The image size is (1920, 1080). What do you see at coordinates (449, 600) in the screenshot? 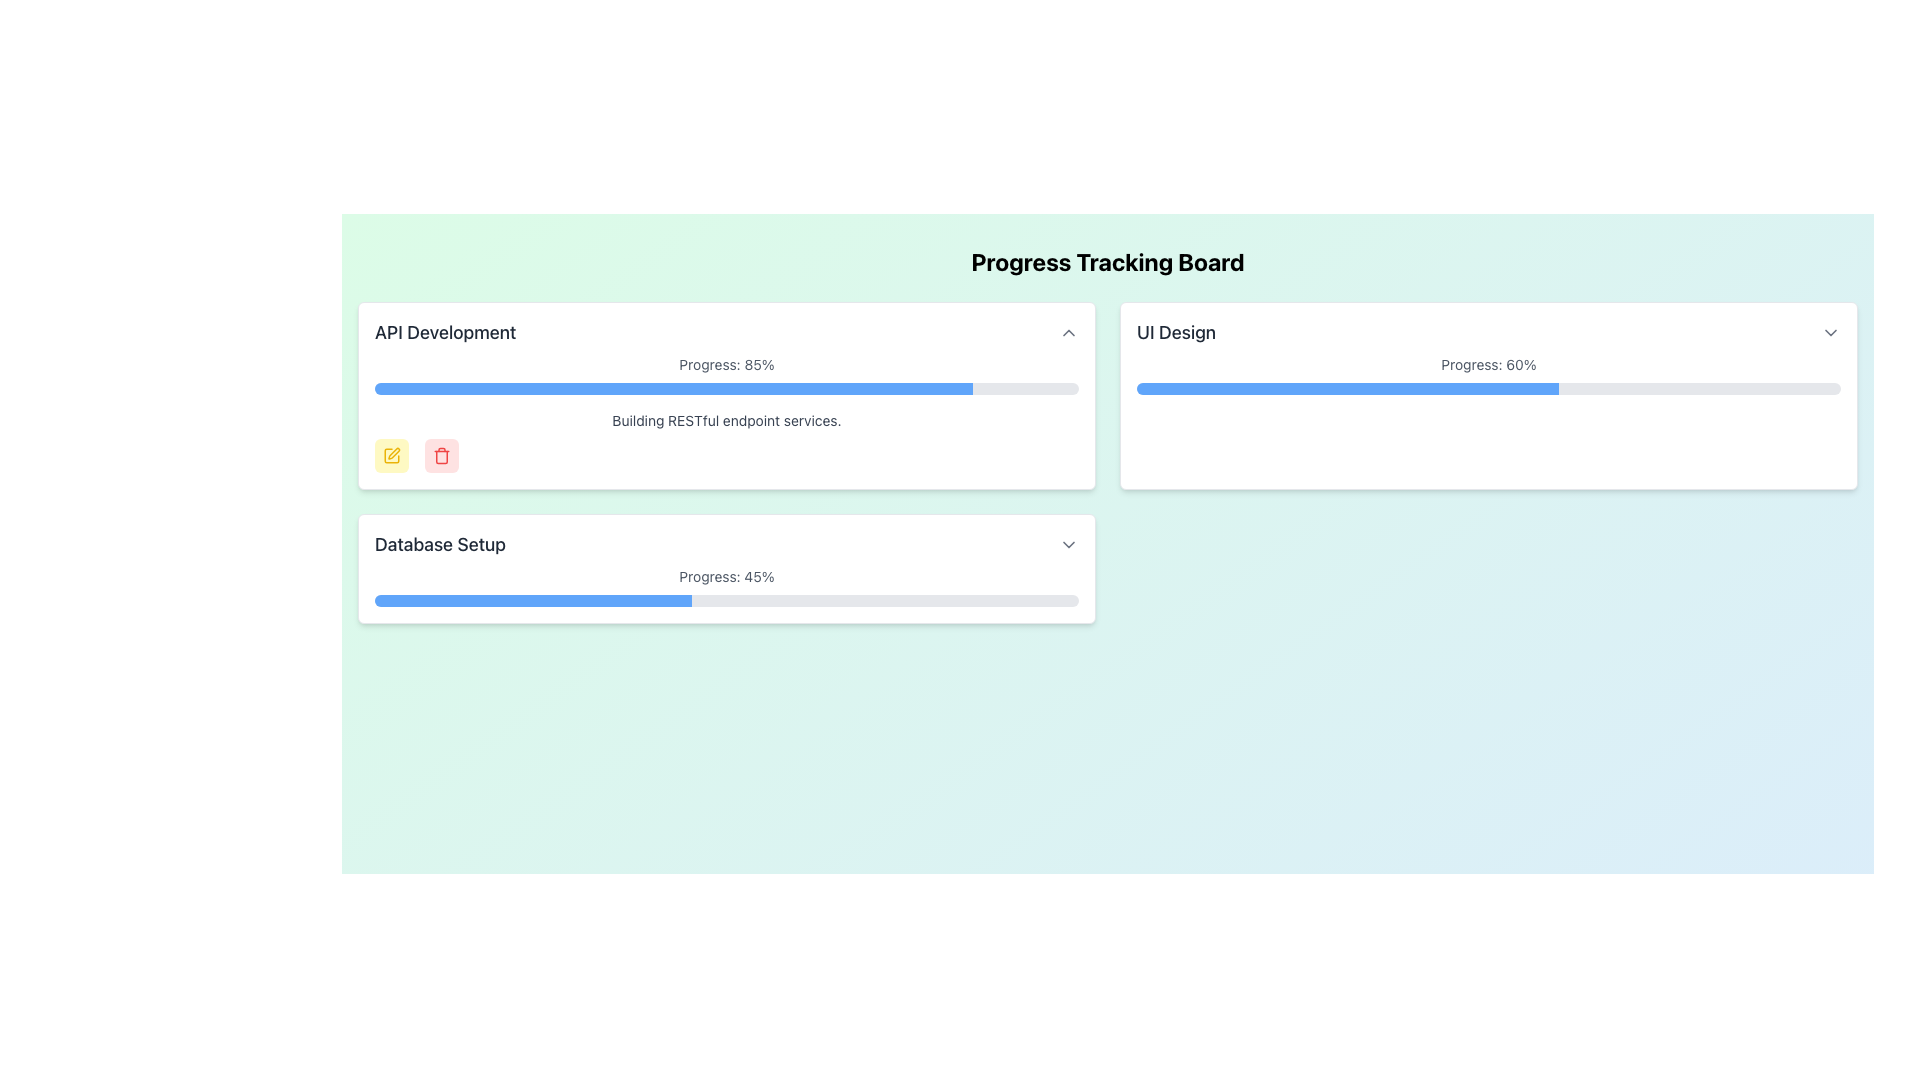
I see `the progress bar` at bounding box center [449, 600].